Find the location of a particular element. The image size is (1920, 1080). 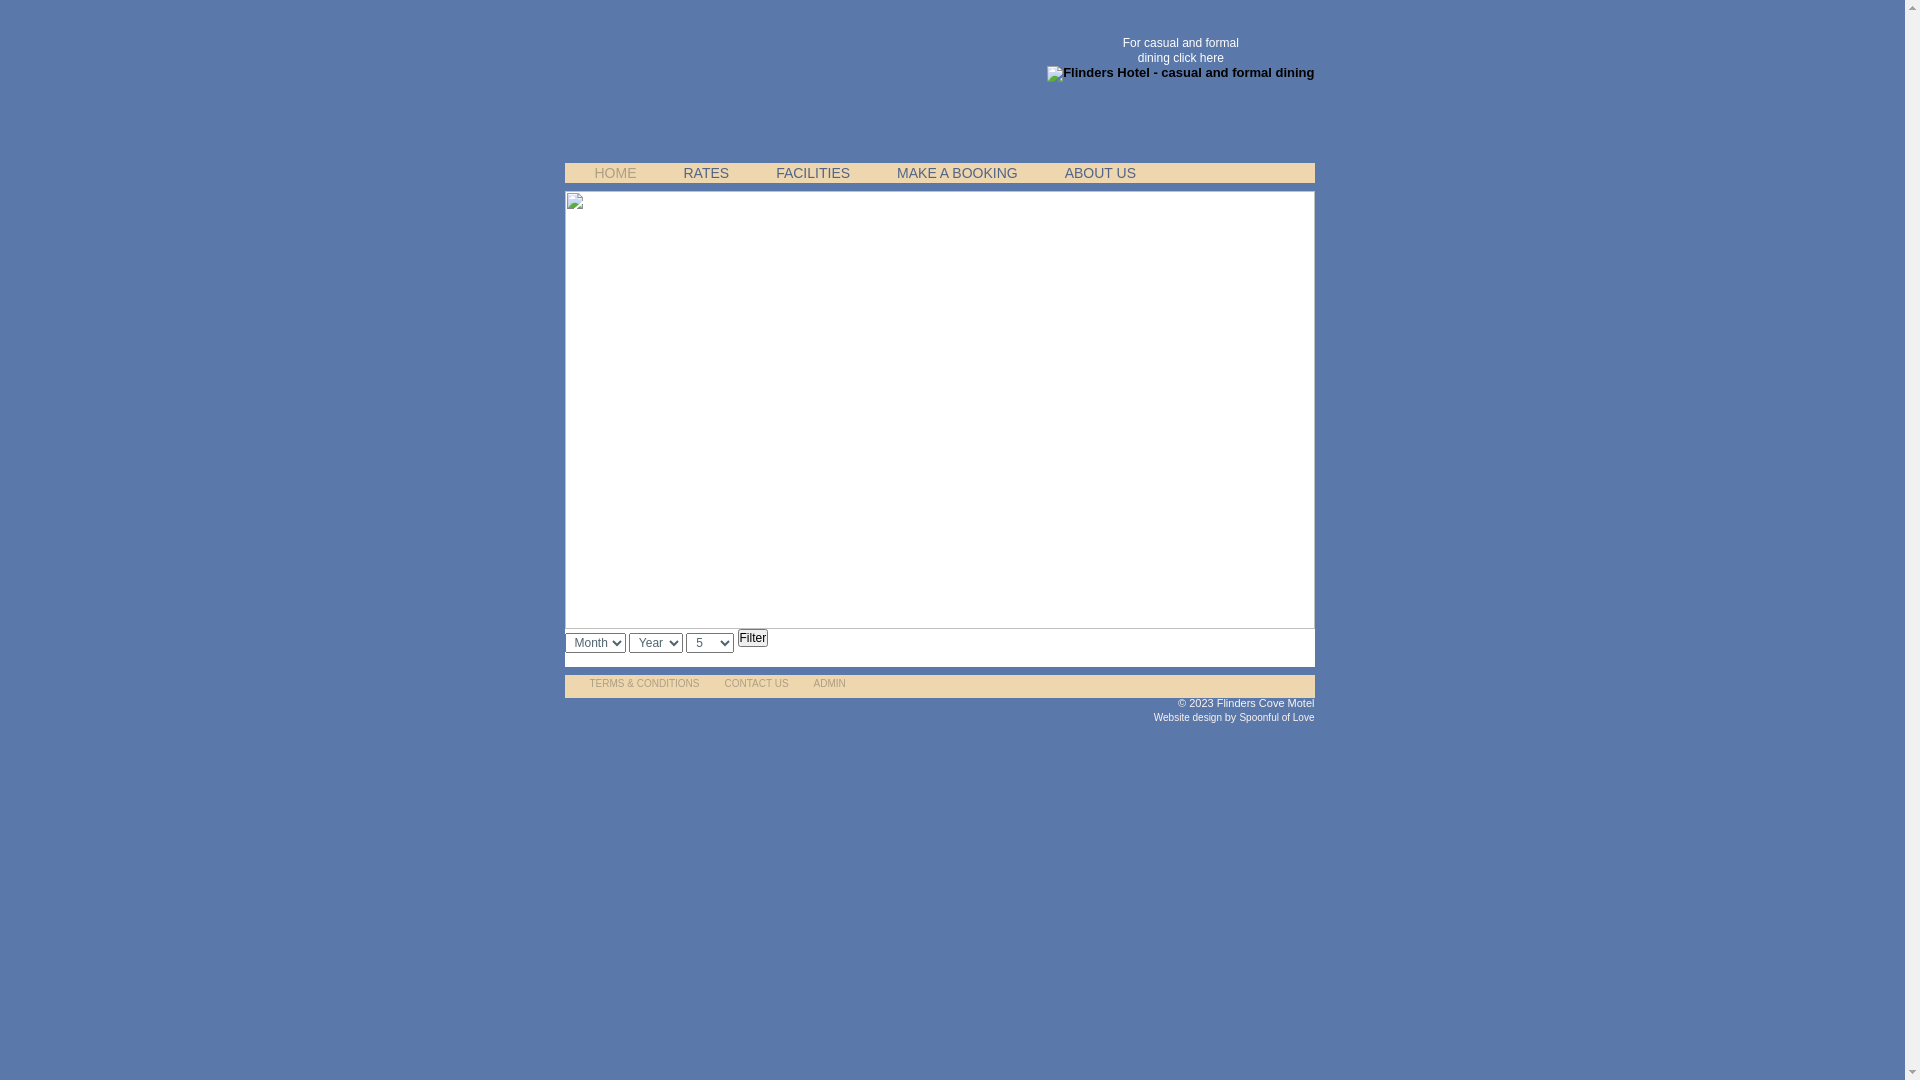

'Filter' is located at coordinates (752, 637).